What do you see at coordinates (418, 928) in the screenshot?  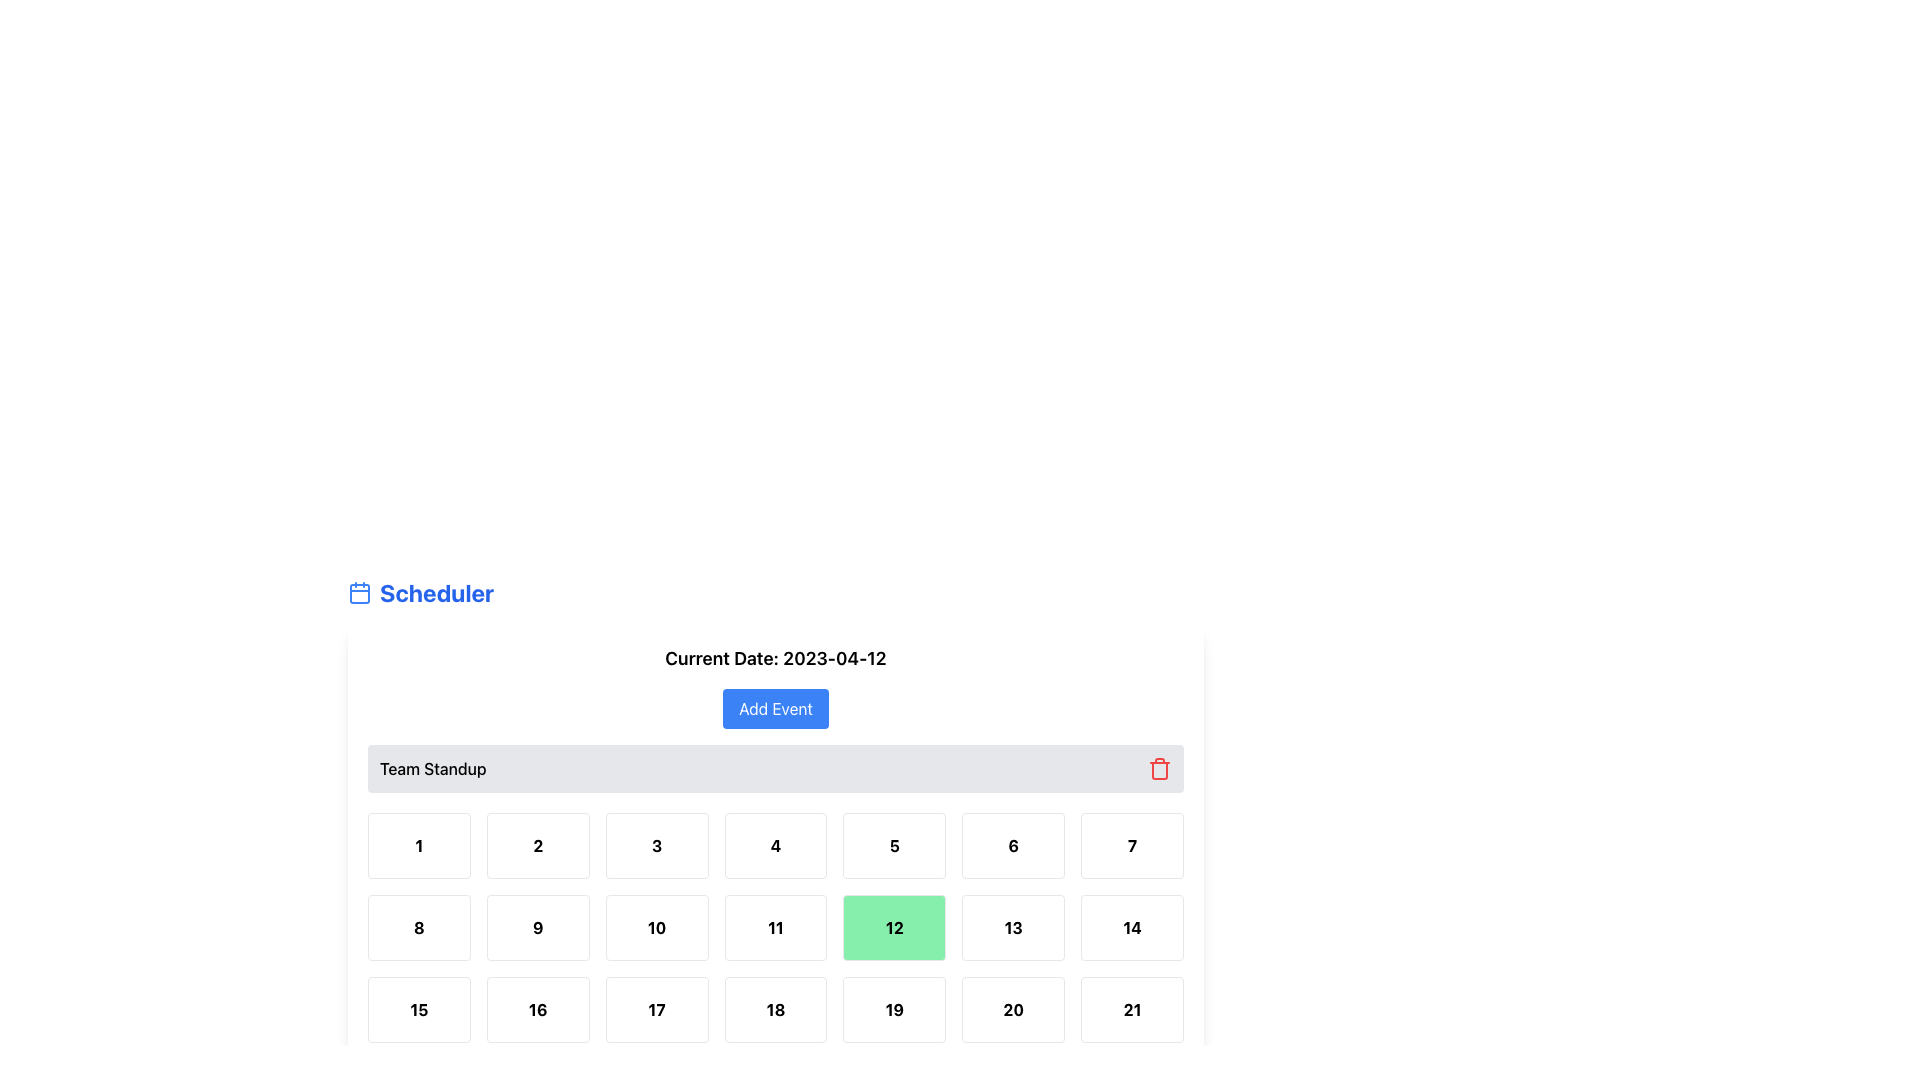 I see `the calendar button located in the second row and first column of the grid, used for selecting a date` at bounding box center [418, 928].